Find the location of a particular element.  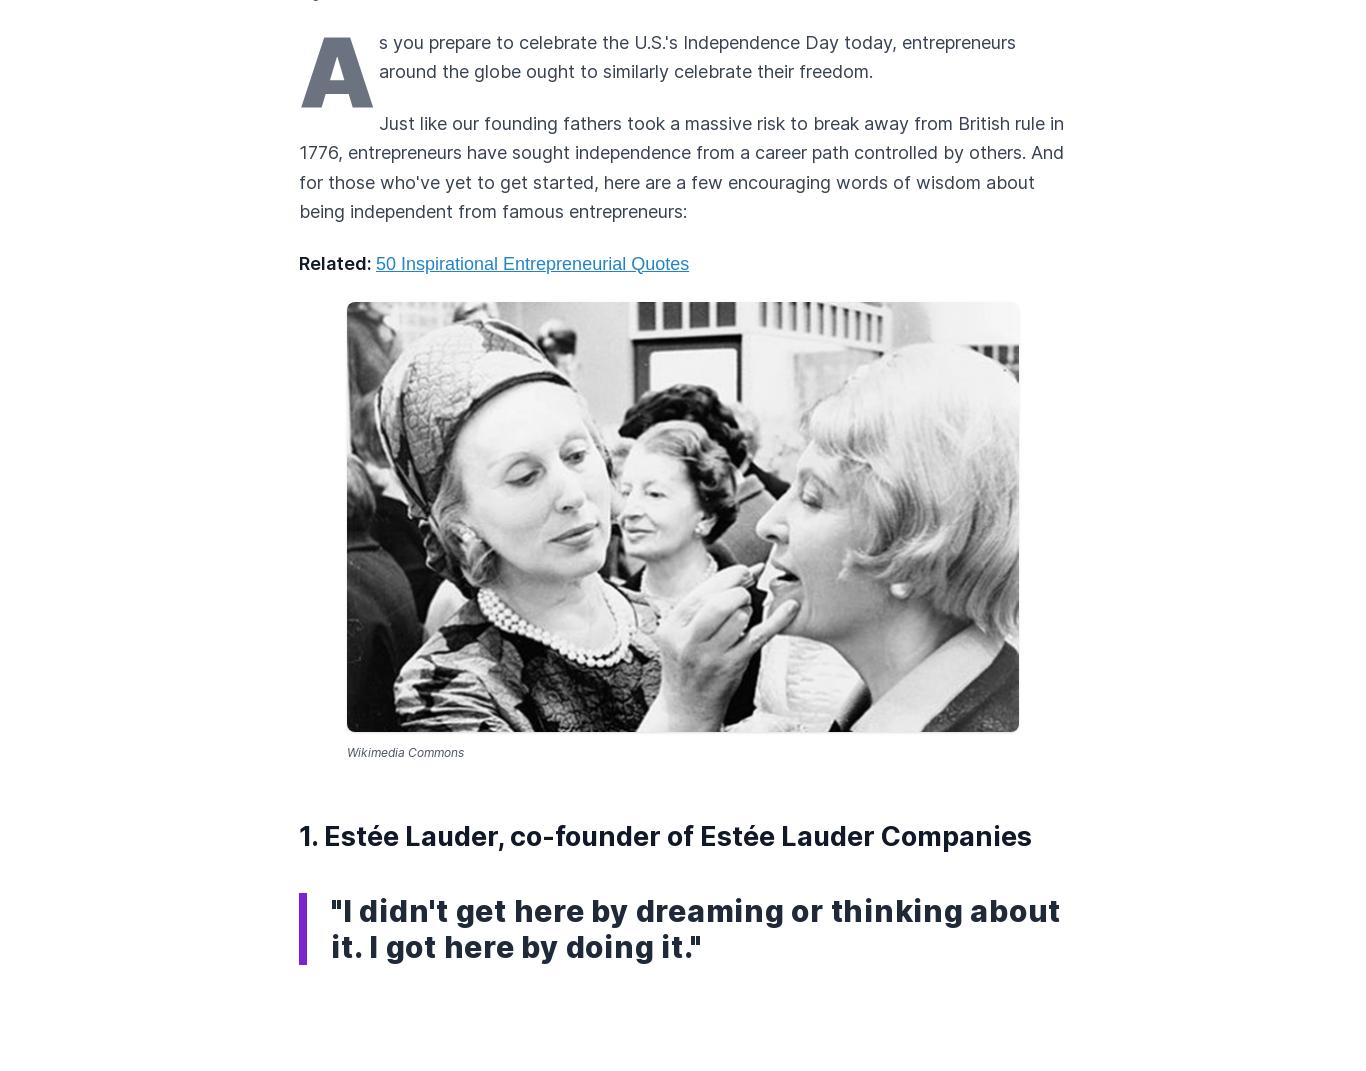

'Business Solutions' is located at coordinates (386, 780).